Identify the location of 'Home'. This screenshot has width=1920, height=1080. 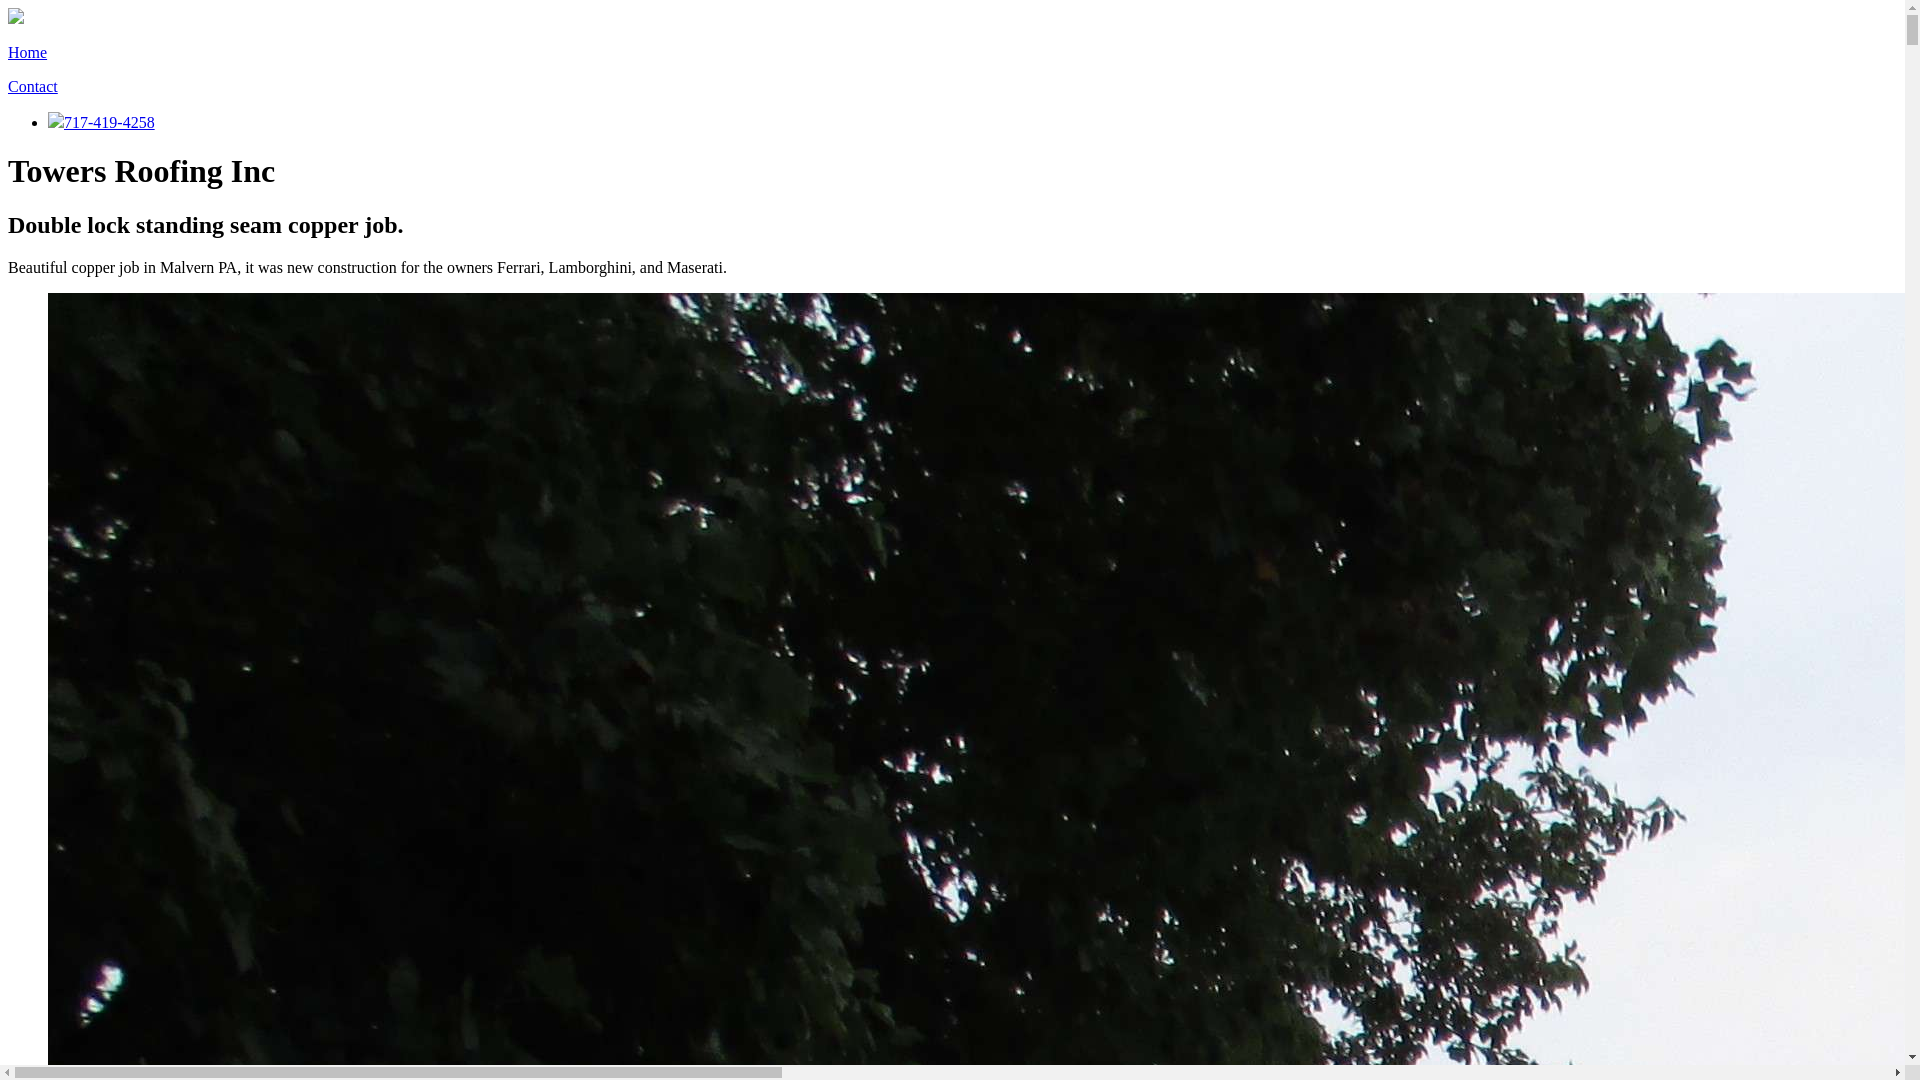
(27, 51).